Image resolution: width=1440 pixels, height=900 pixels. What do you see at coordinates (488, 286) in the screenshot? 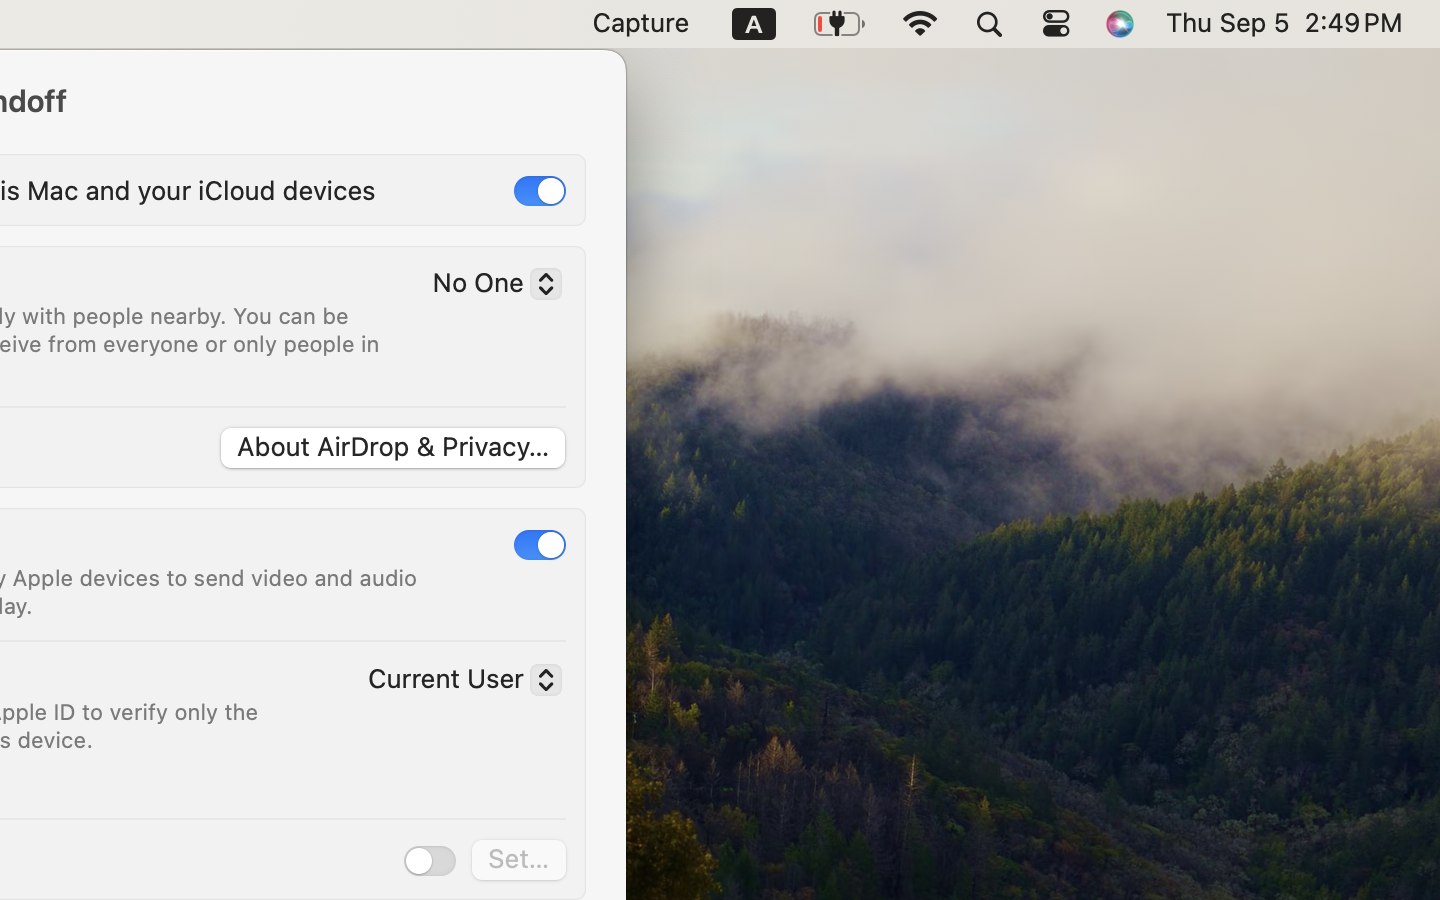
I see `'No One'` at bounding box center [488, 286].